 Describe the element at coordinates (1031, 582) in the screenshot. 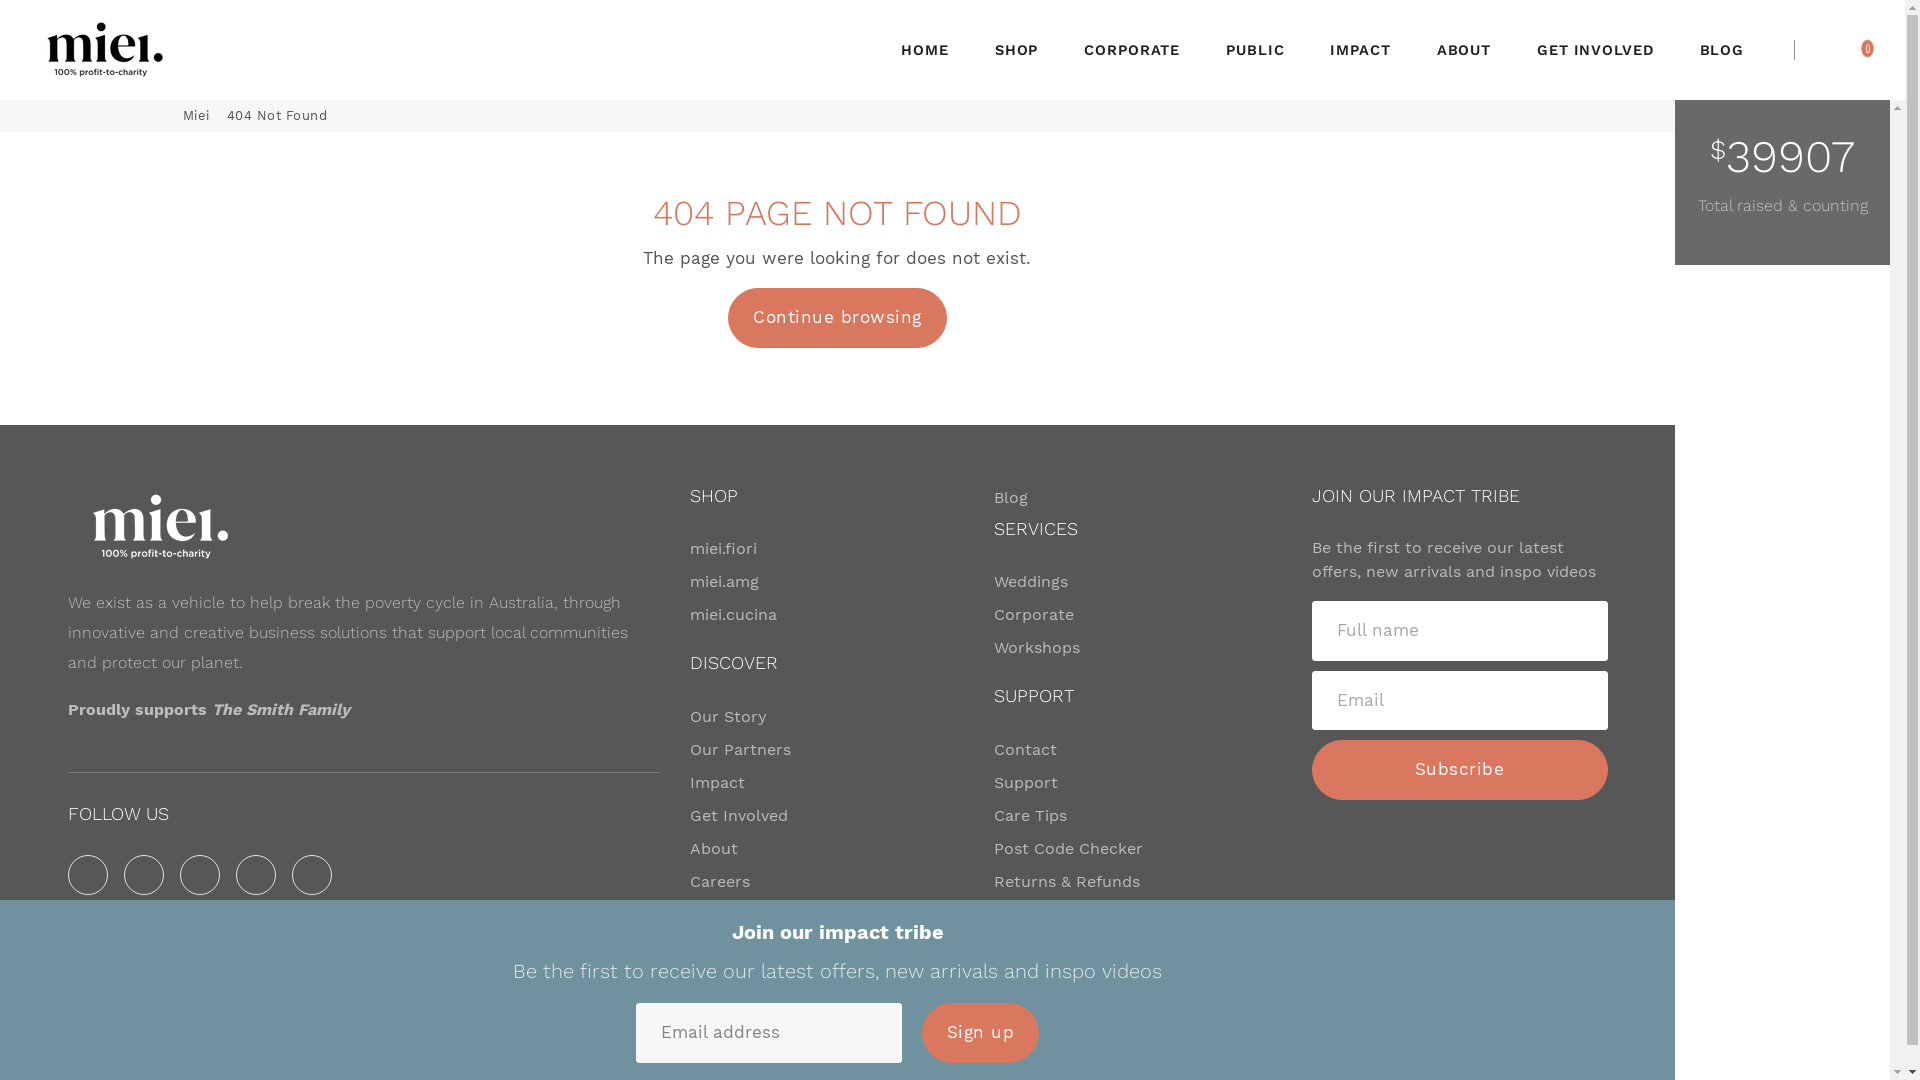

I see `'Weddings'` at that location.